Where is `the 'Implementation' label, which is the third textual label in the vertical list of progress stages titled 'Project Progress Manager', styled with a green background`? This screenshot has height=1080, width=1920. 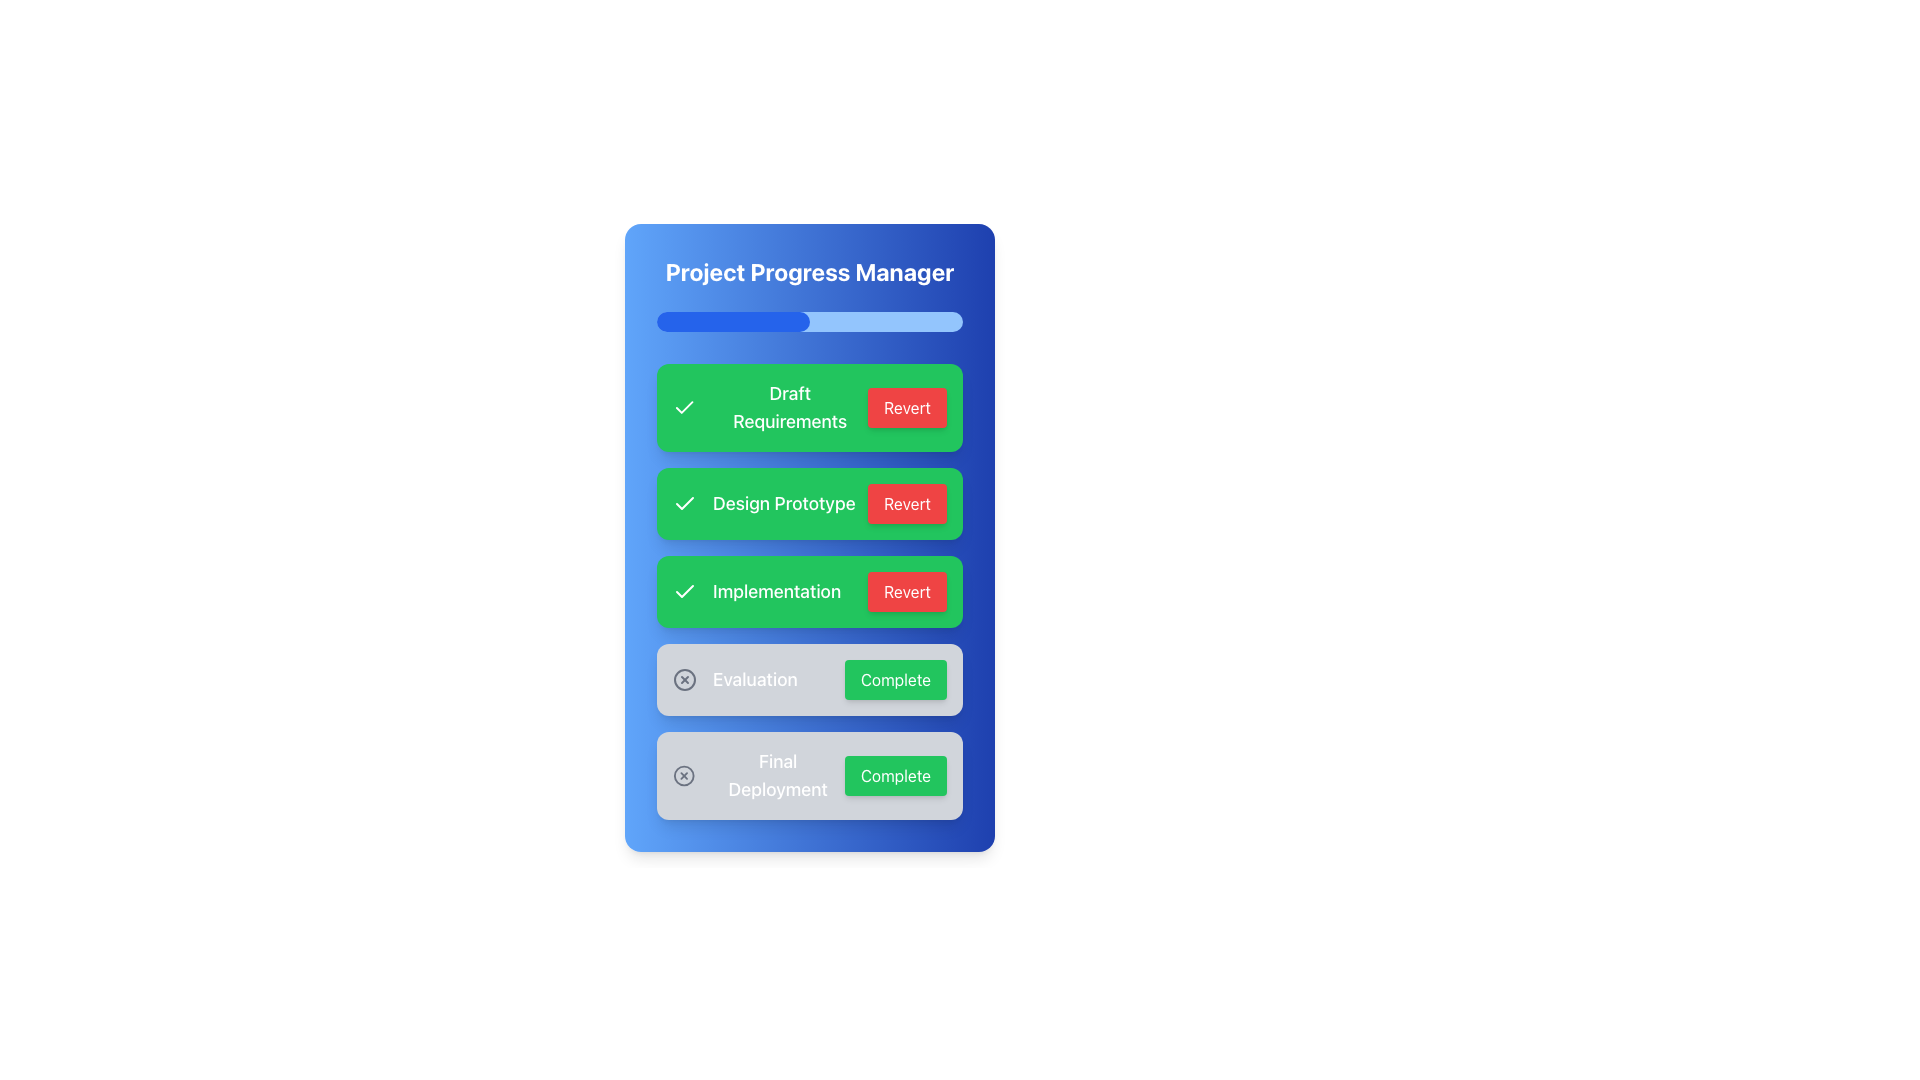
the 'Implementation' label, which is the third textual label in the vertical list of progress stages titled 'Project Progress Manager', styled with a green background is located at coordinates (776, 590).